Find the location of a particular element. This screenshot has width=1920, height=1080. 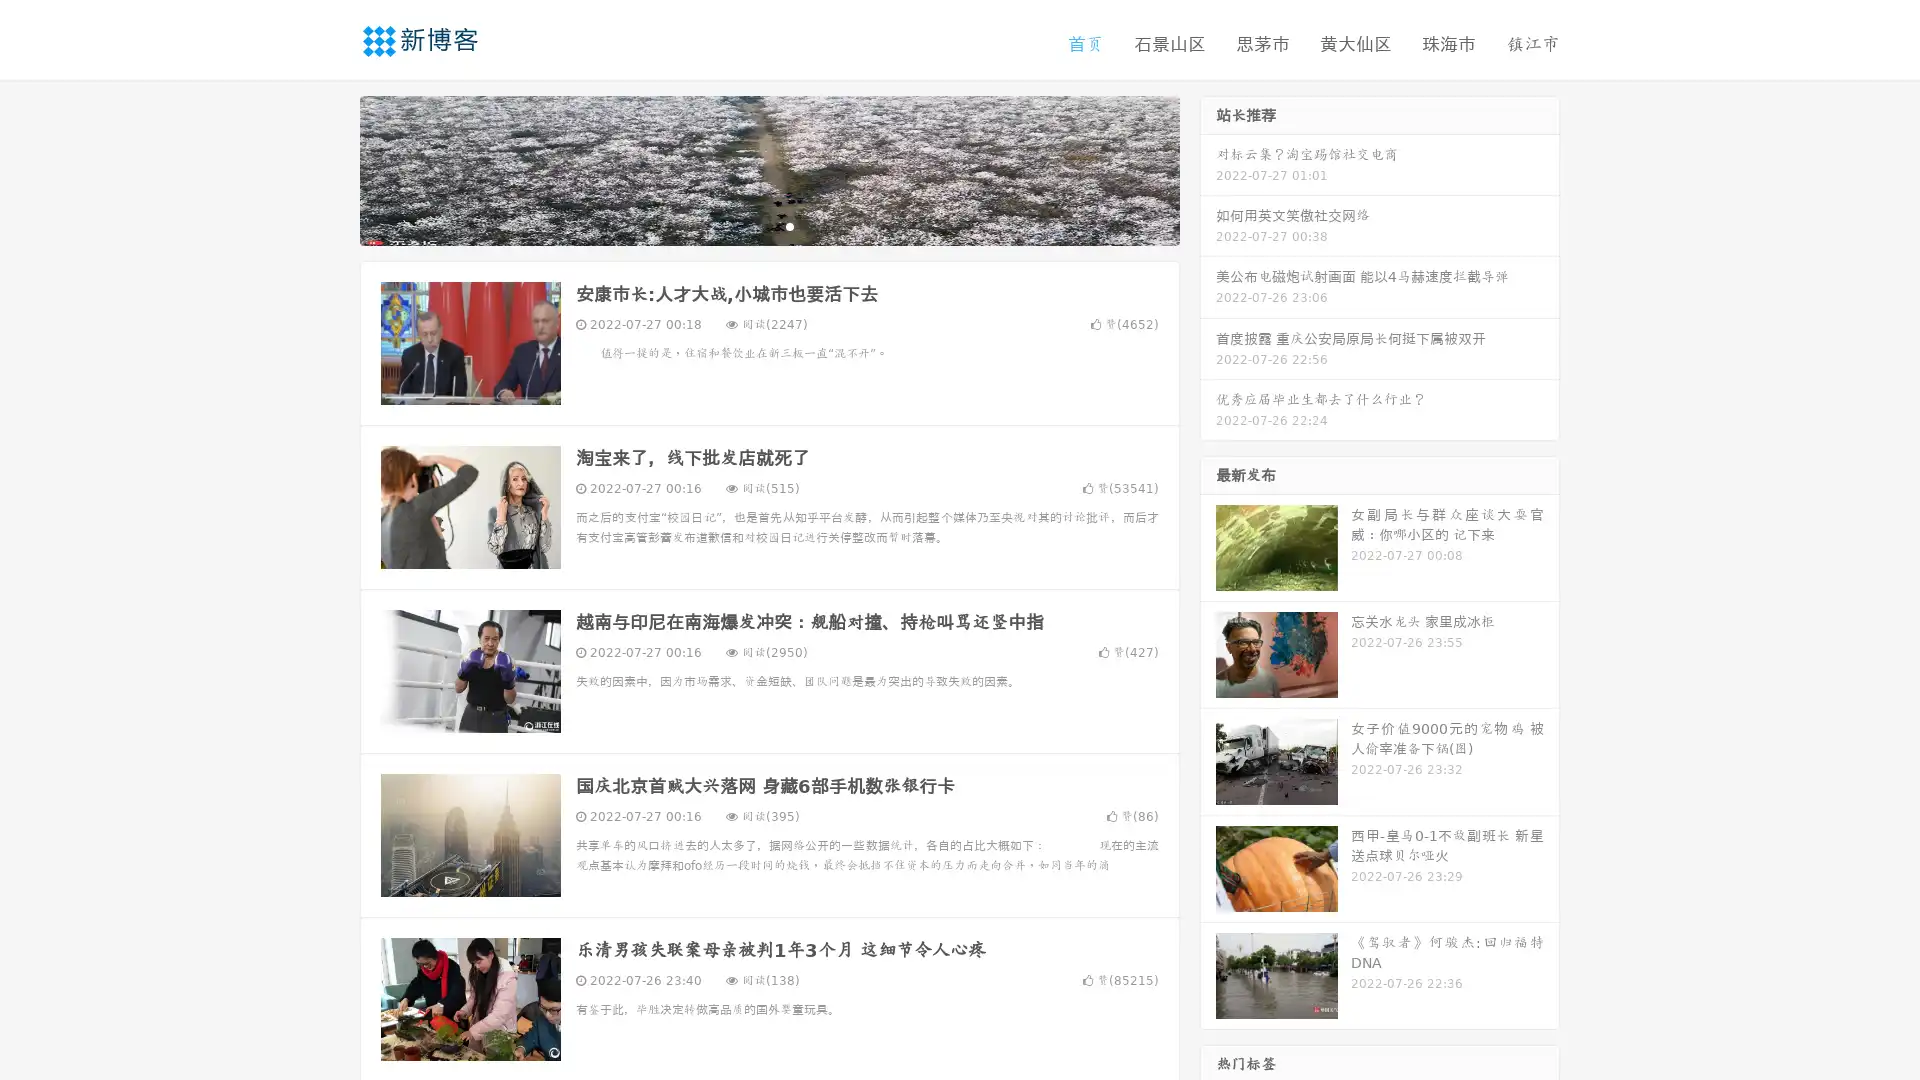

Go to slide 2 is located at coordinates (768, 225).